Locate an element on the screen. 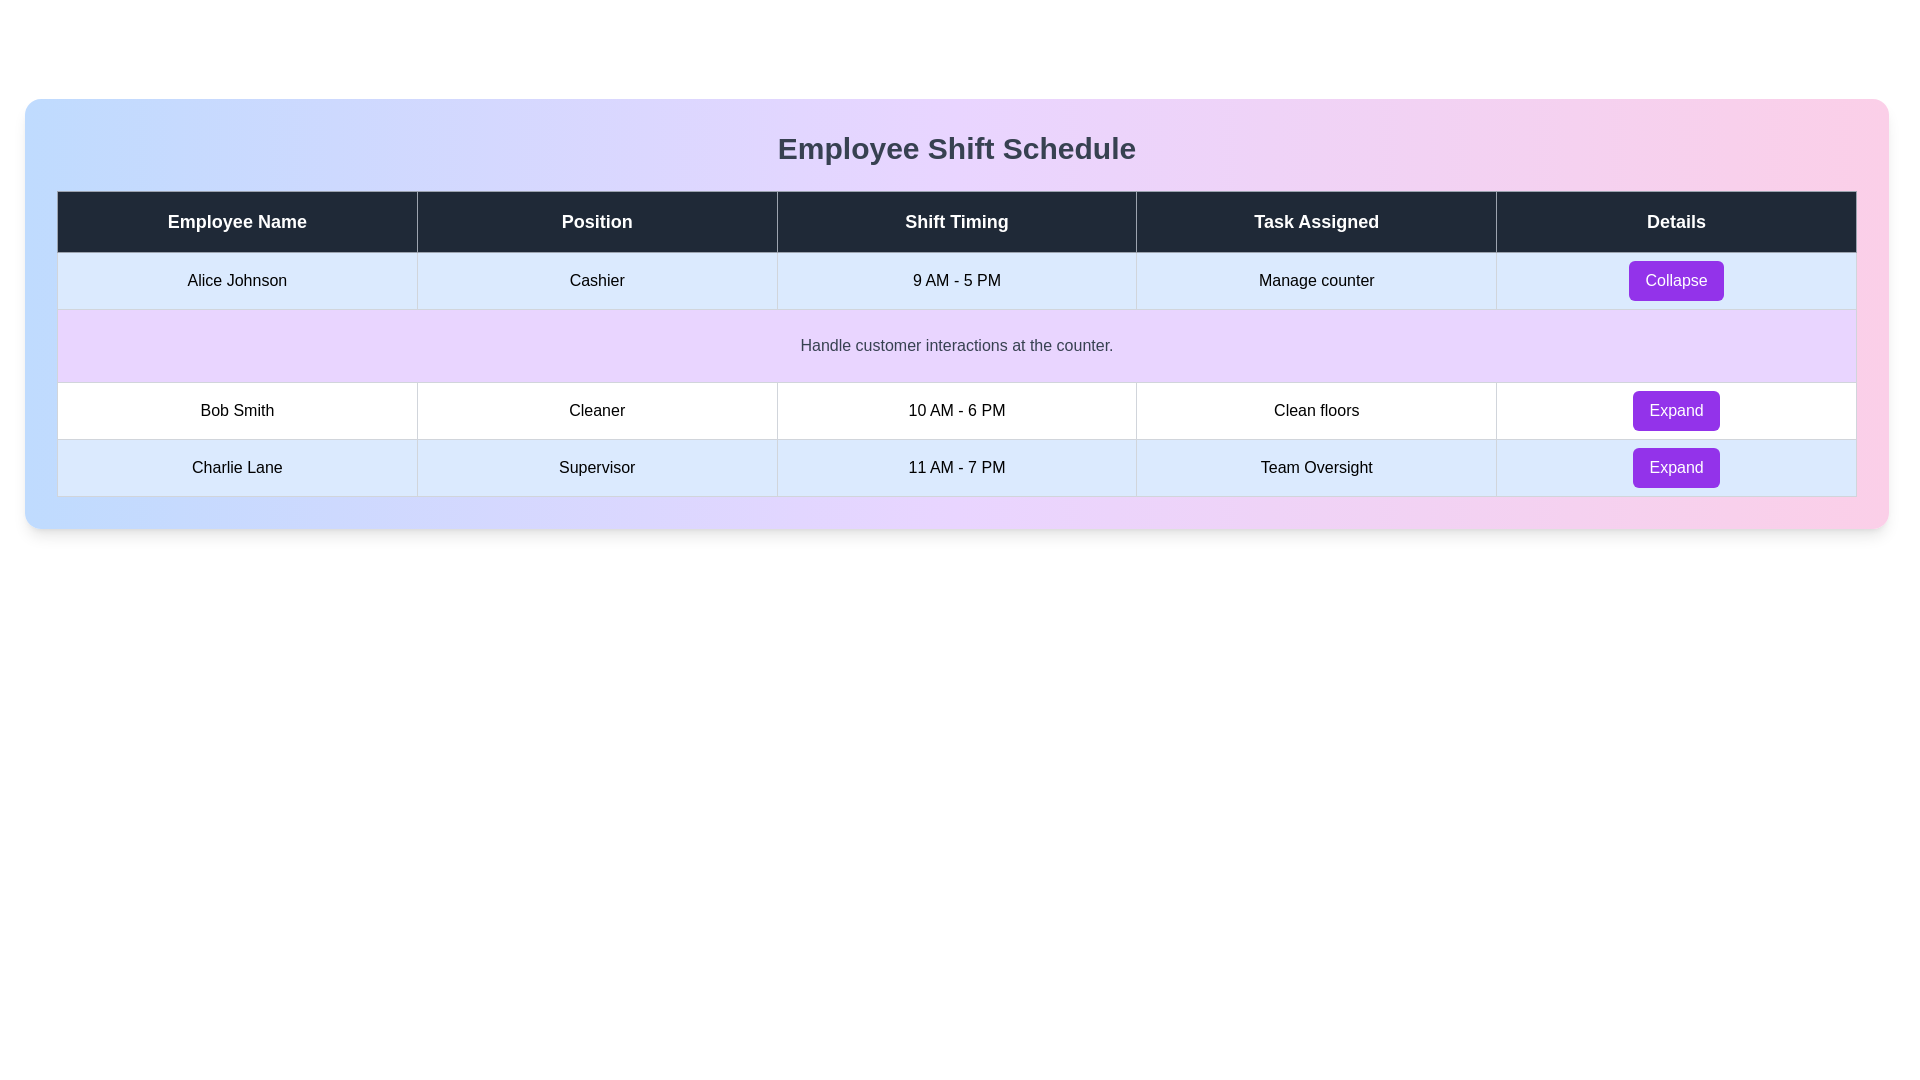 The image size is (1920, 1080). the 'Expand' button located in the last column of the second row of the table, aligned with the row containing 'Bob Smith', 'Cleaner', and '10 AM - 6 PM' is located at coordinates (1676, 410).